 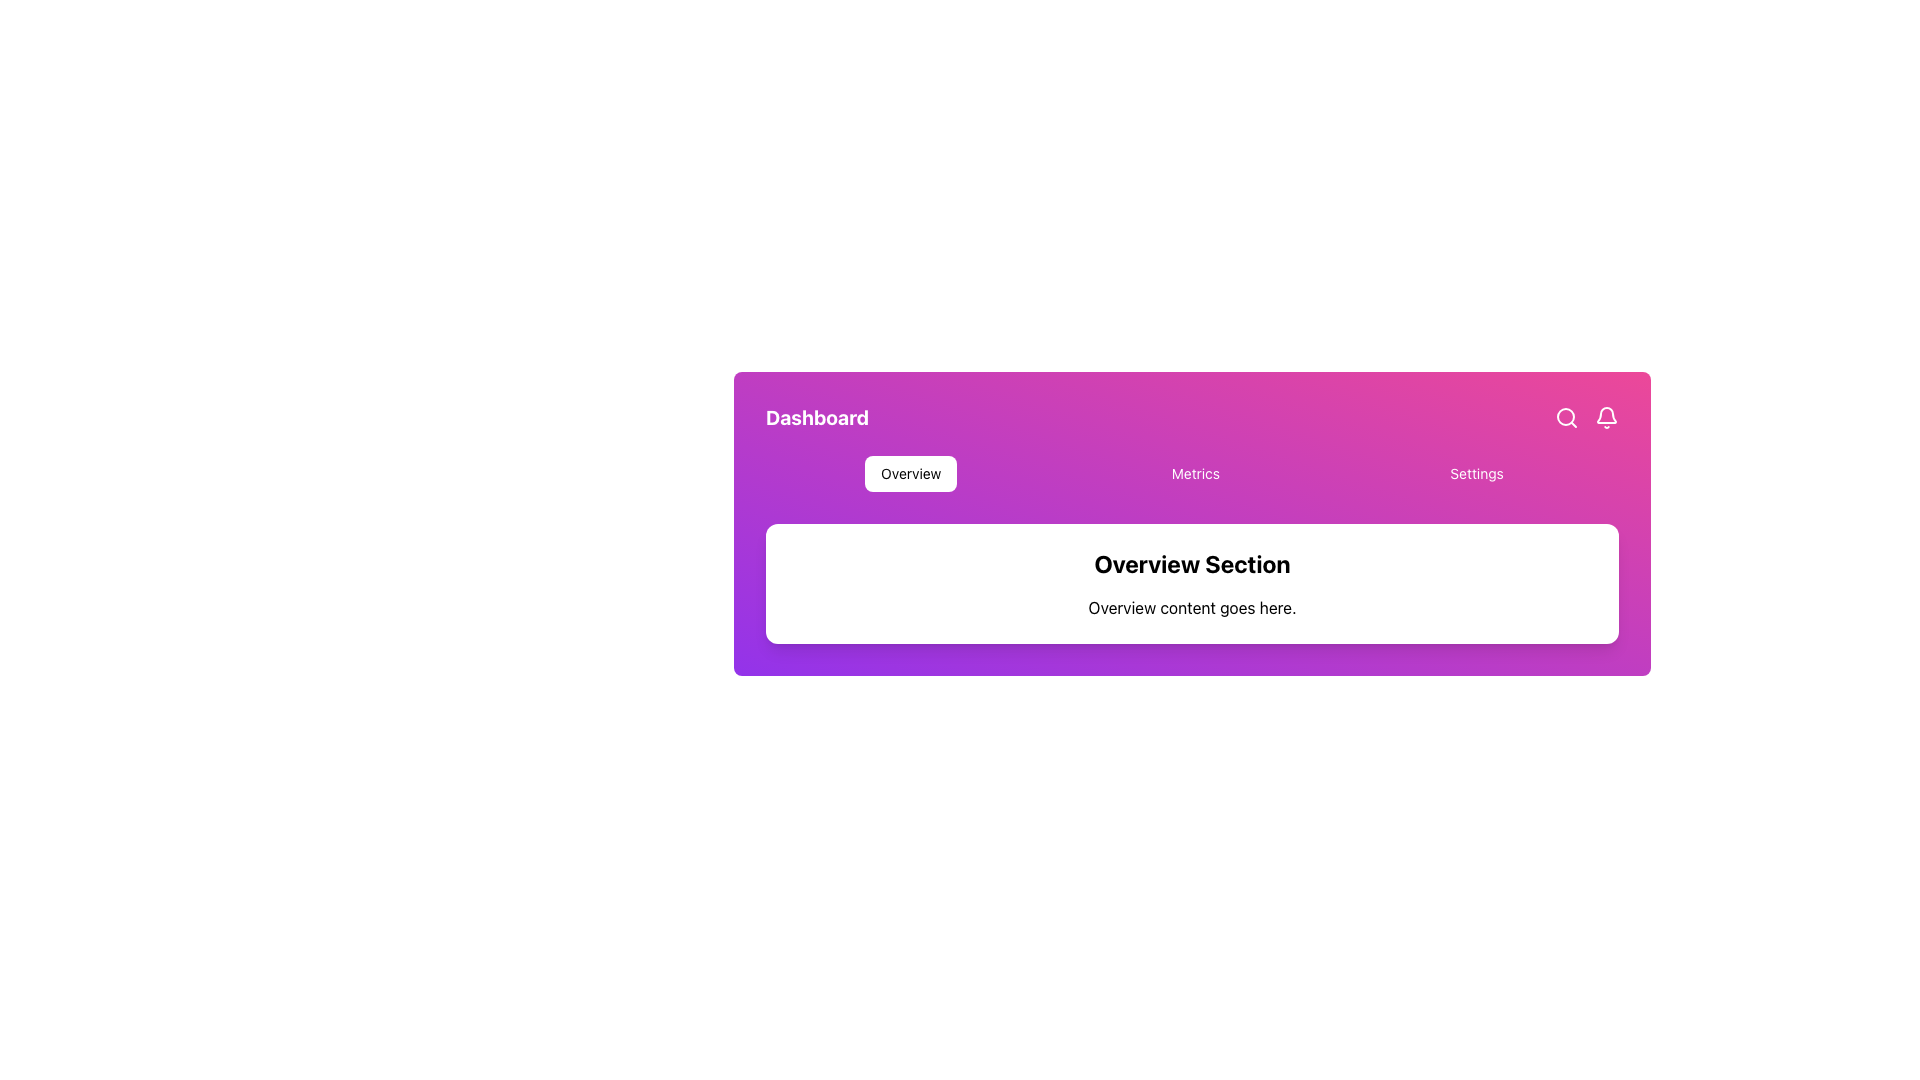 I want to click on the navigation button that directs to the 'Overview' page, positioned as the leftmost button in a group of three buttons below the 'Dashboard' label, so click(x=910, y=474).